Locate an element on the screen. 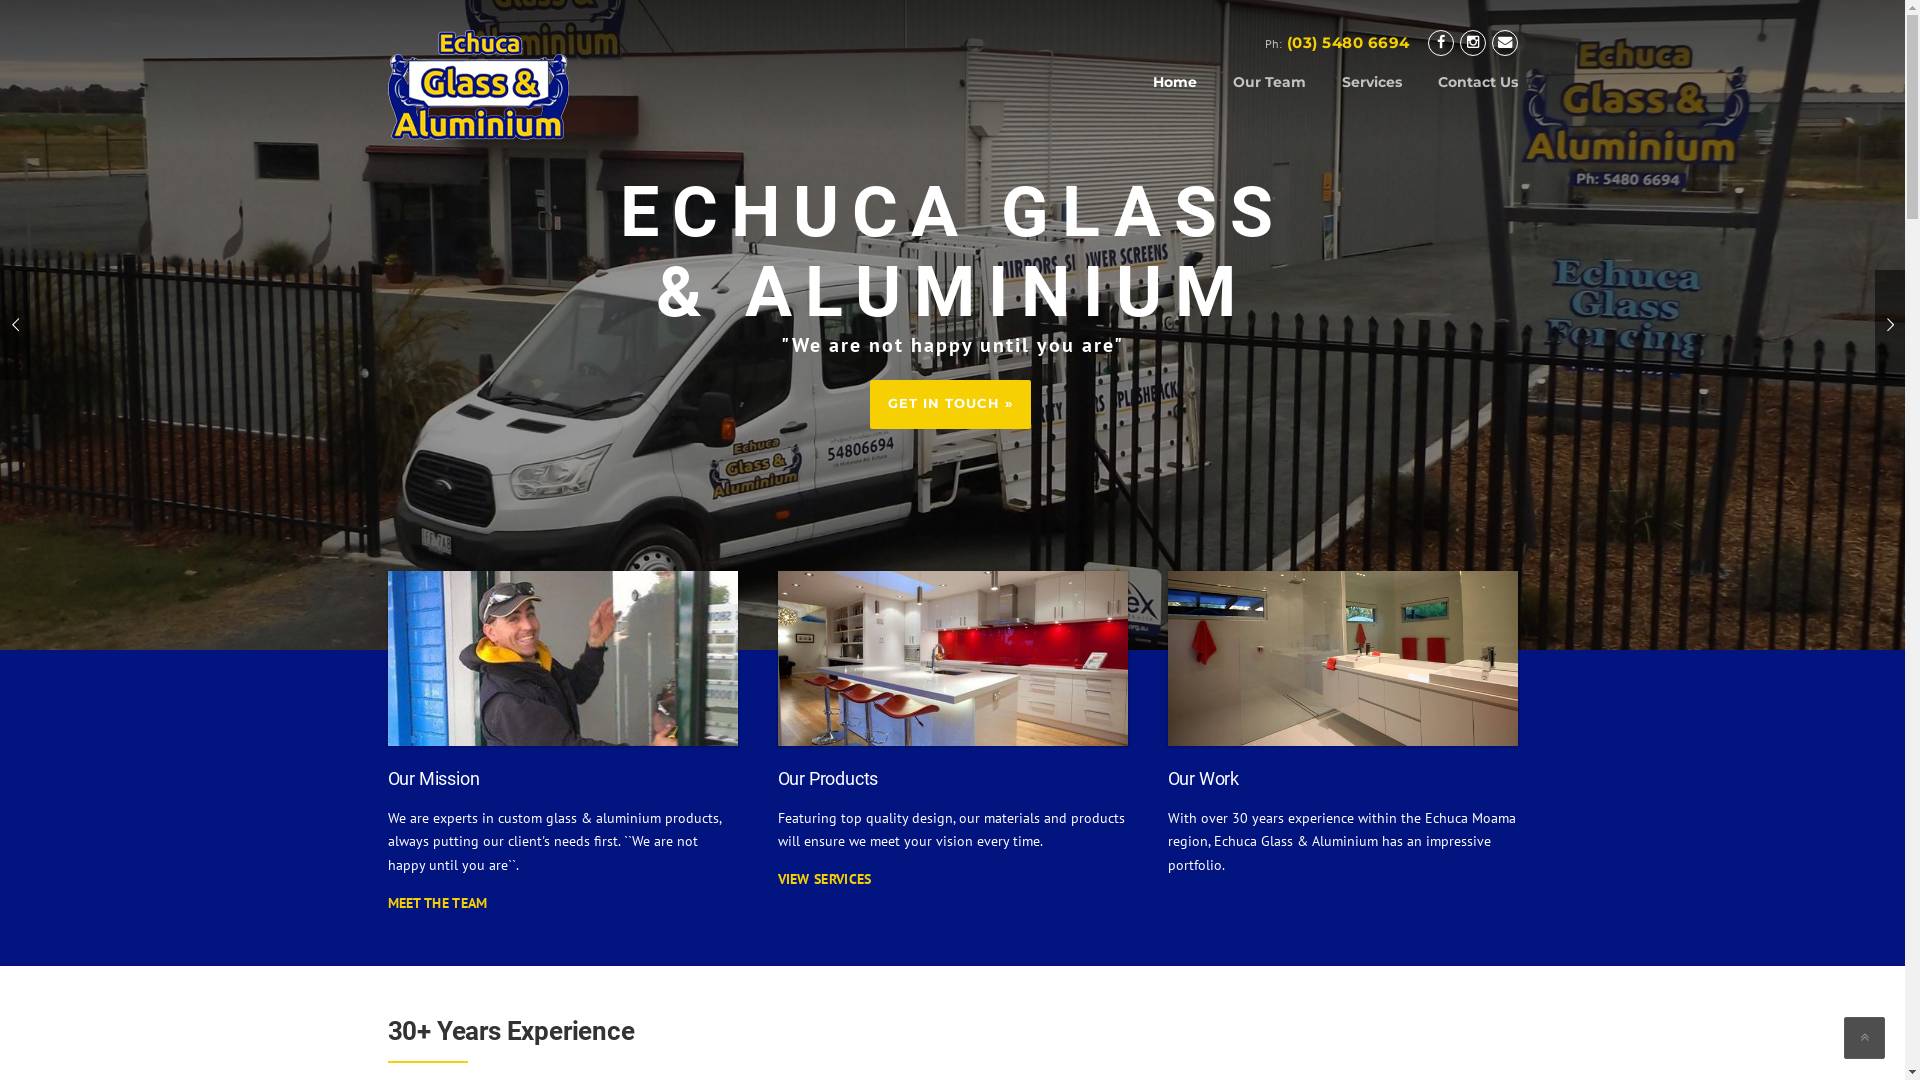 Image resolution: width=1920 pixels, height=1080 pixels. 'Email' is located at coordinates (1505, 42).